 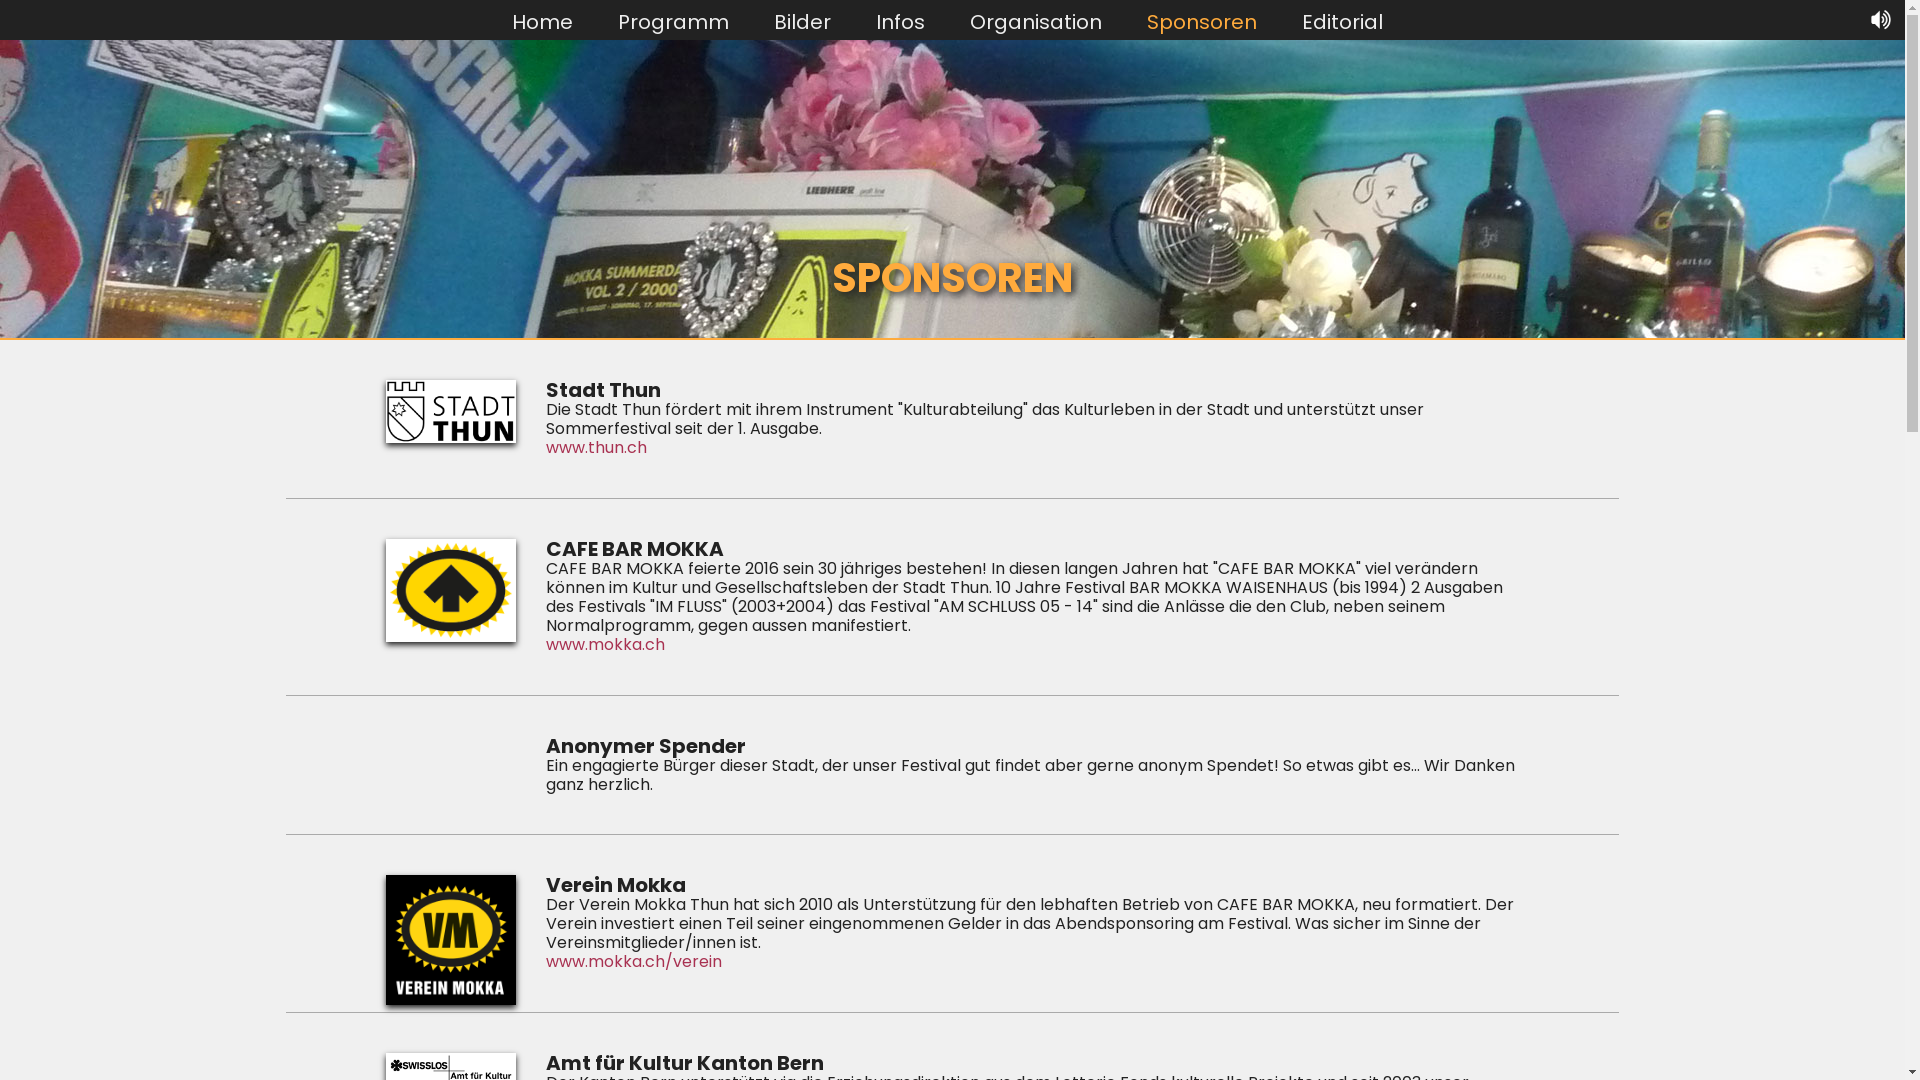 I want to click on 'Sponsoren', so click(x=1200, y=20).